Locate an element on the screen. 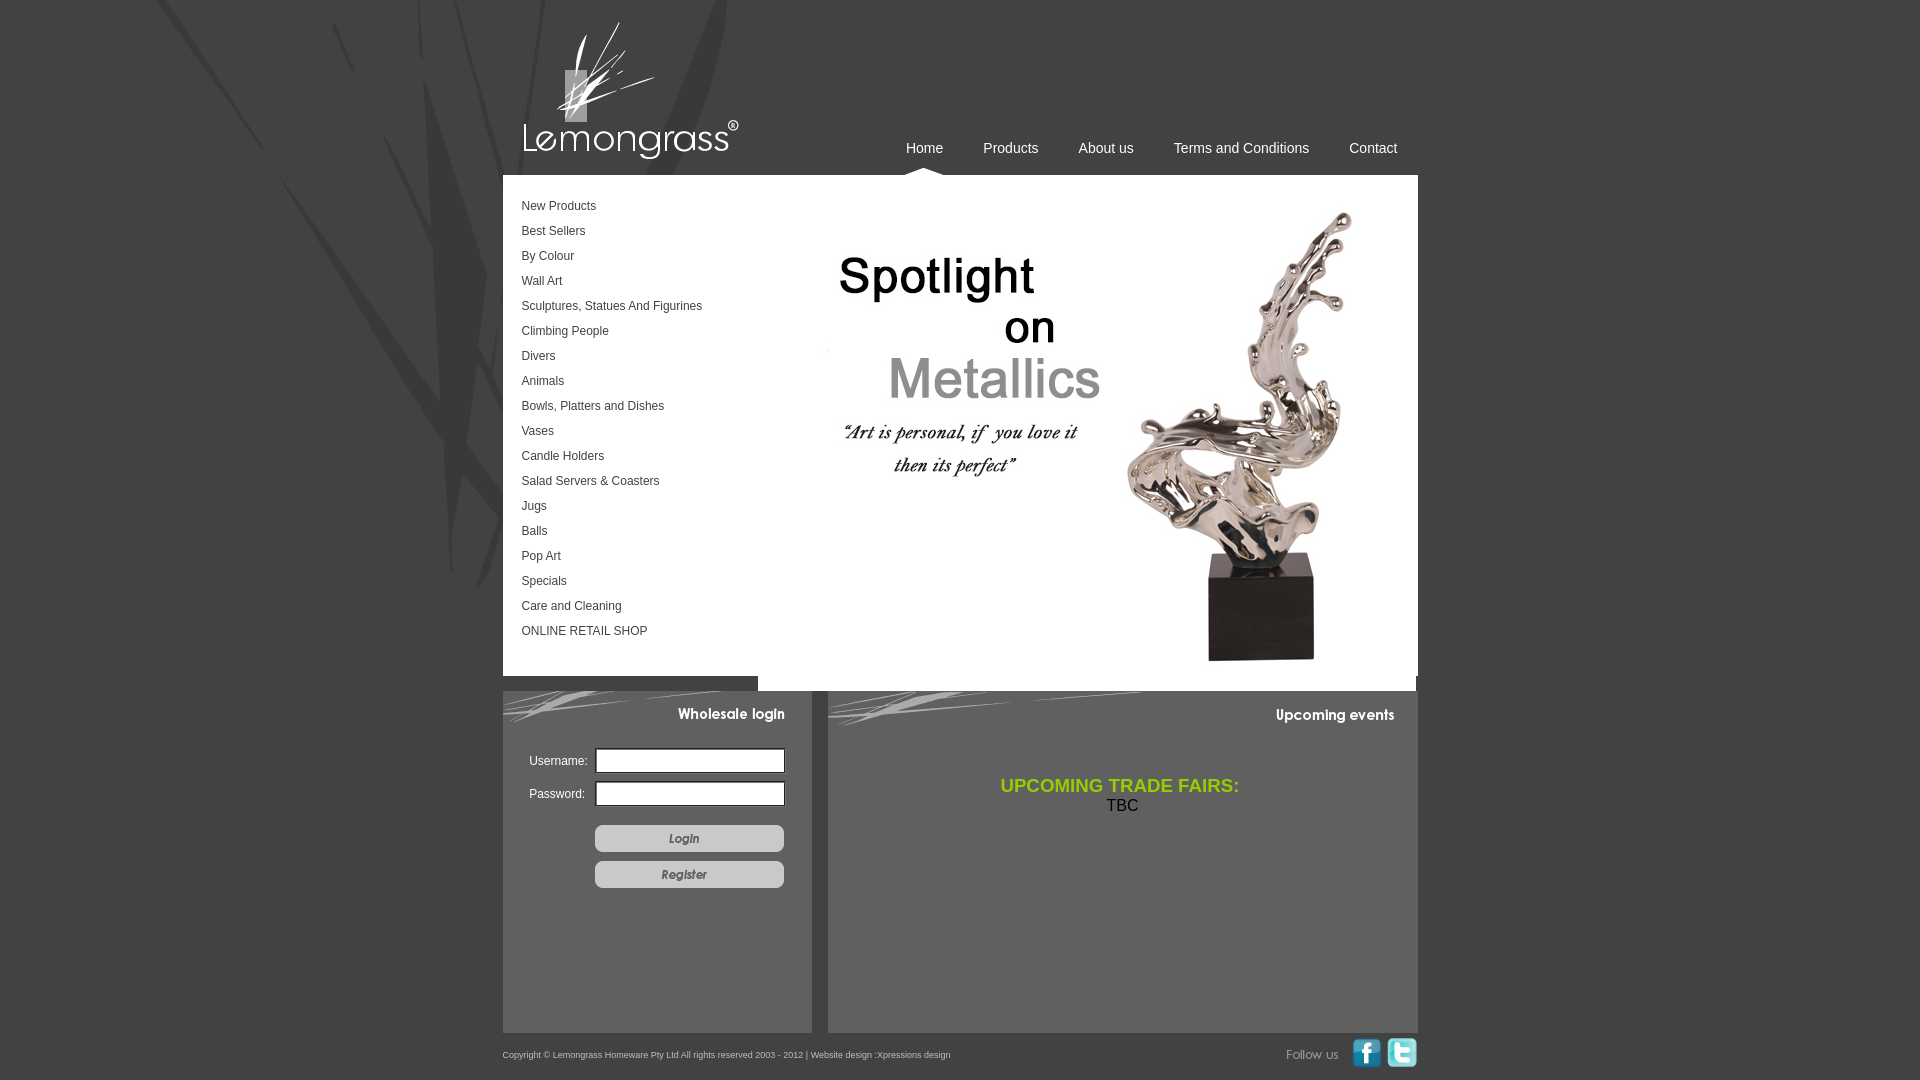 Image resolution: width=1920 pixels, height=1080 pixels. 'Pop Art' is located at coordinates (627, 558).